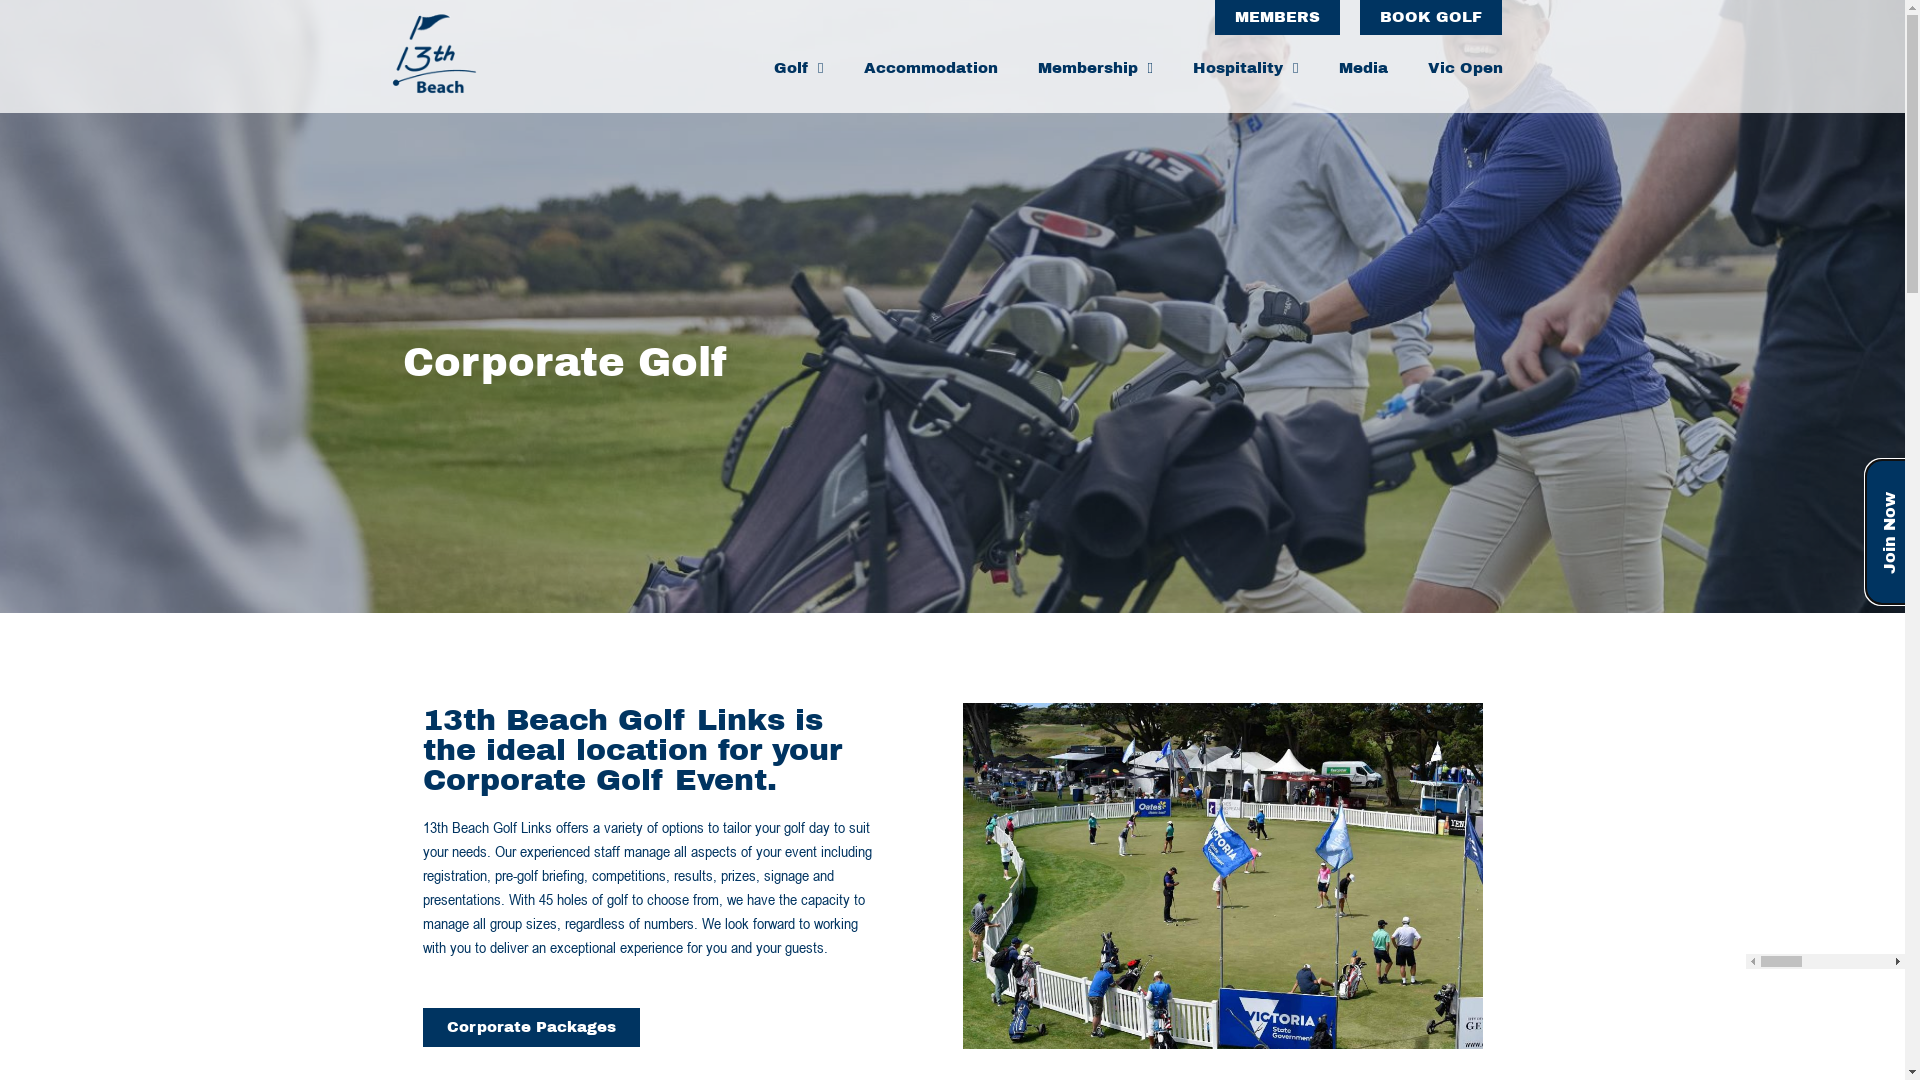 The width and height of the screenshot is (1920, 1080). Describe the element at coordinates (1244, 67) in the screenshot. I see `'Hospitality'` at that location.